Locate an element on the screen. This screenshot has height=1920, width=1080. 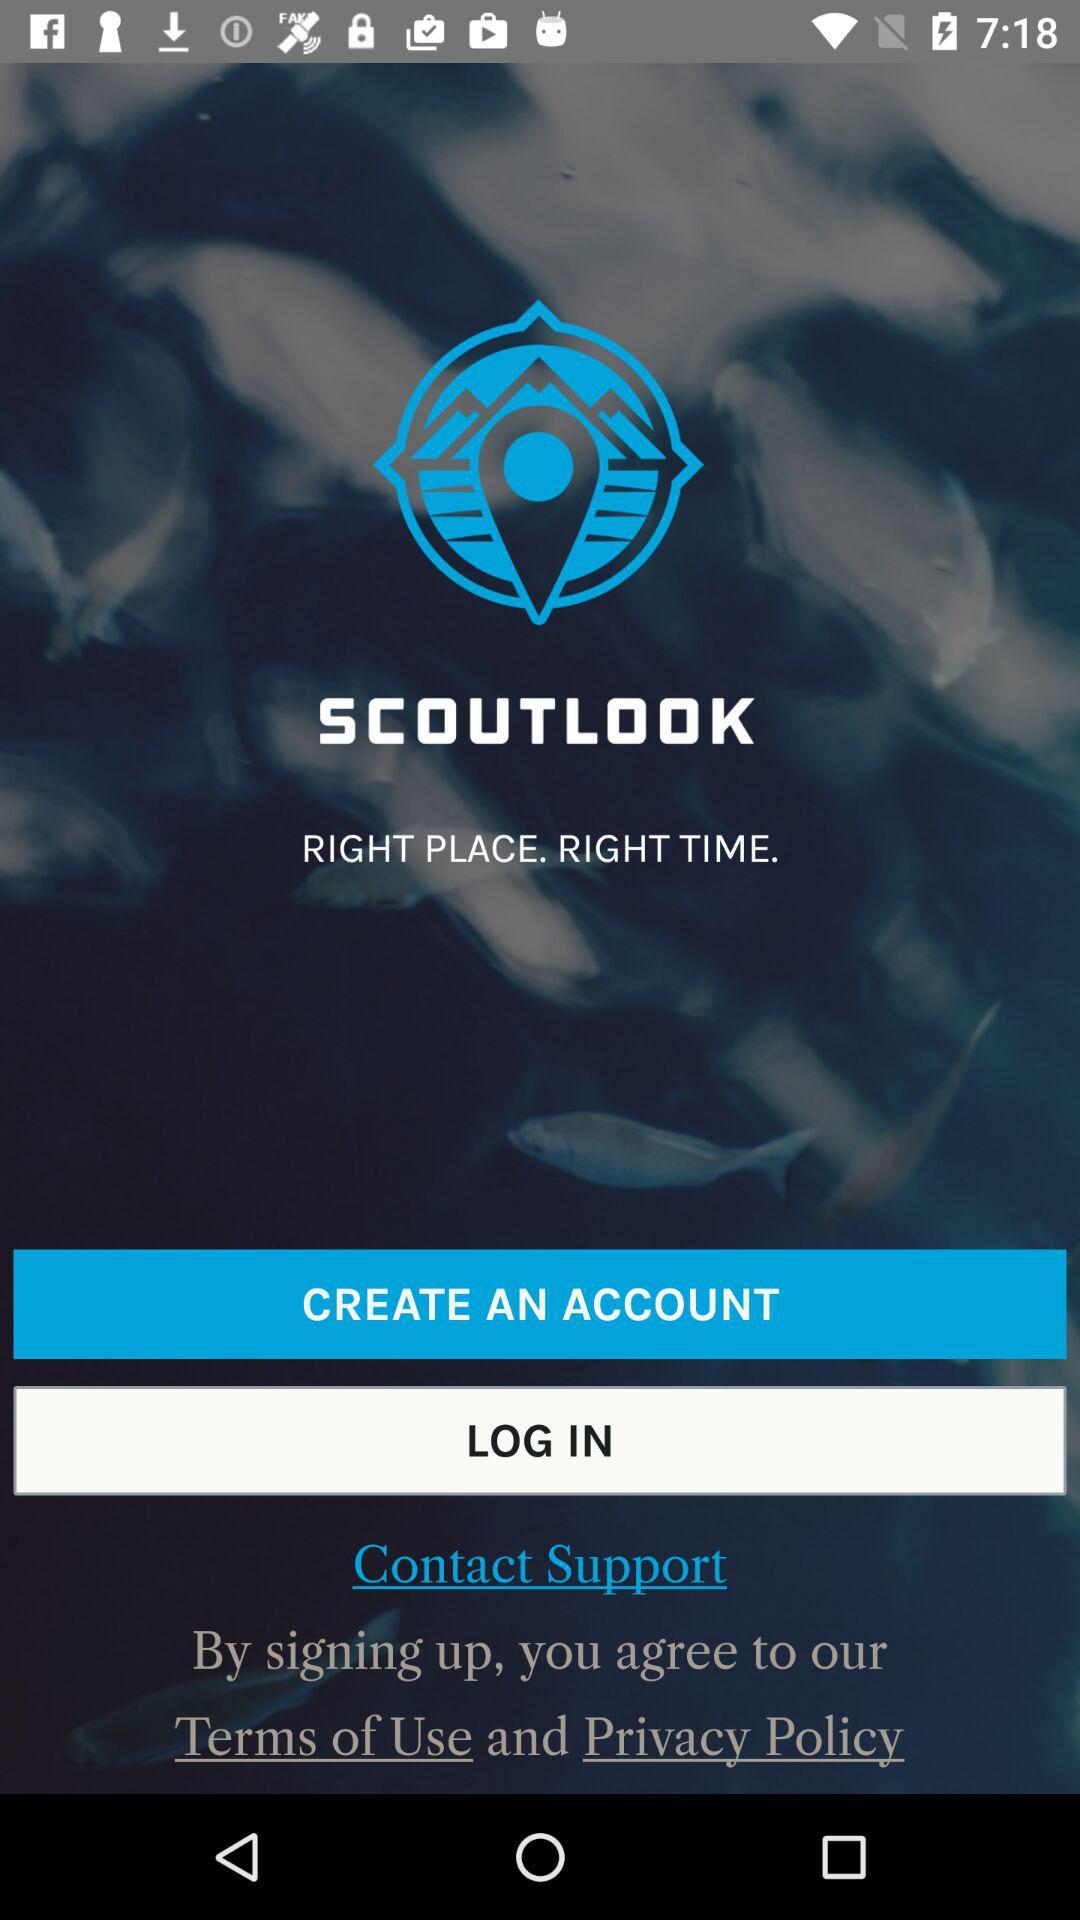
privacy policy item is located at coordinates (743, 1736).